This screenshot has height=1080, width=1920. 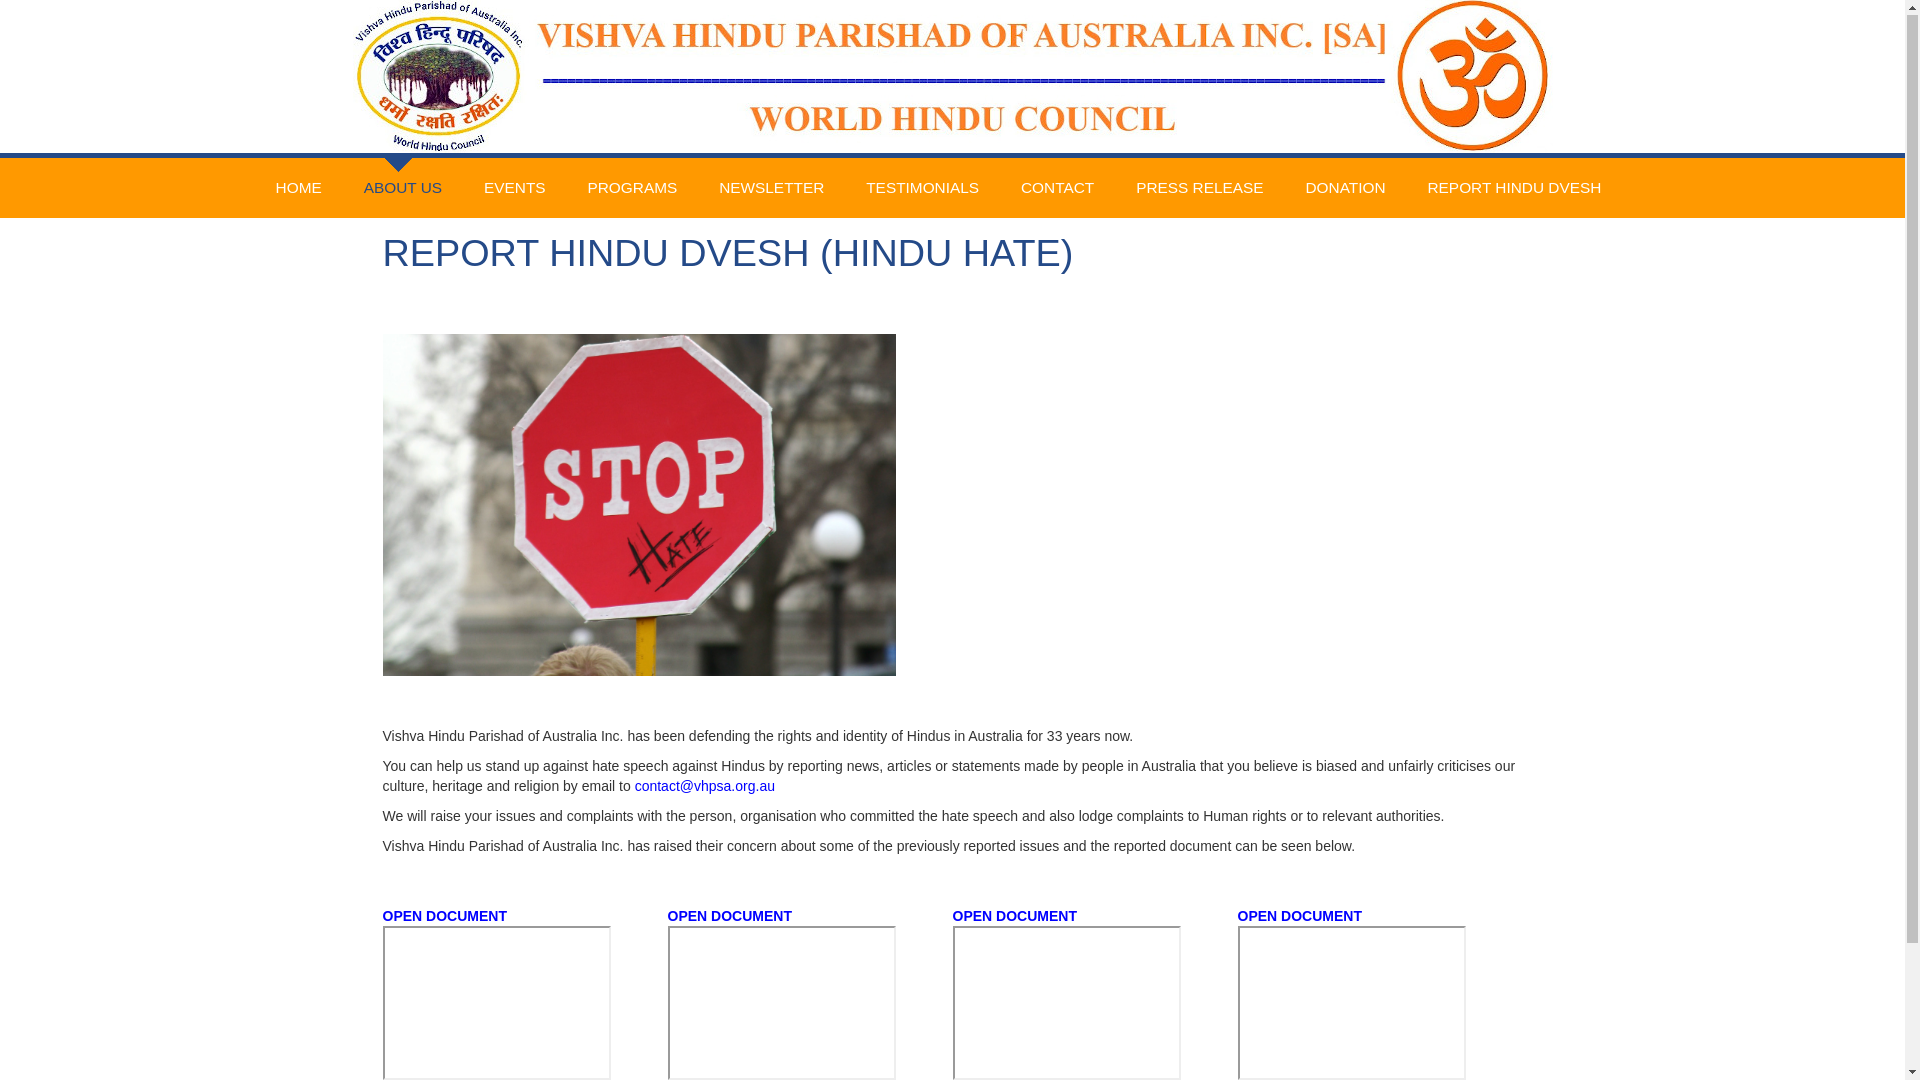 I want to click on 'HOME', so click(x=269, y=189).